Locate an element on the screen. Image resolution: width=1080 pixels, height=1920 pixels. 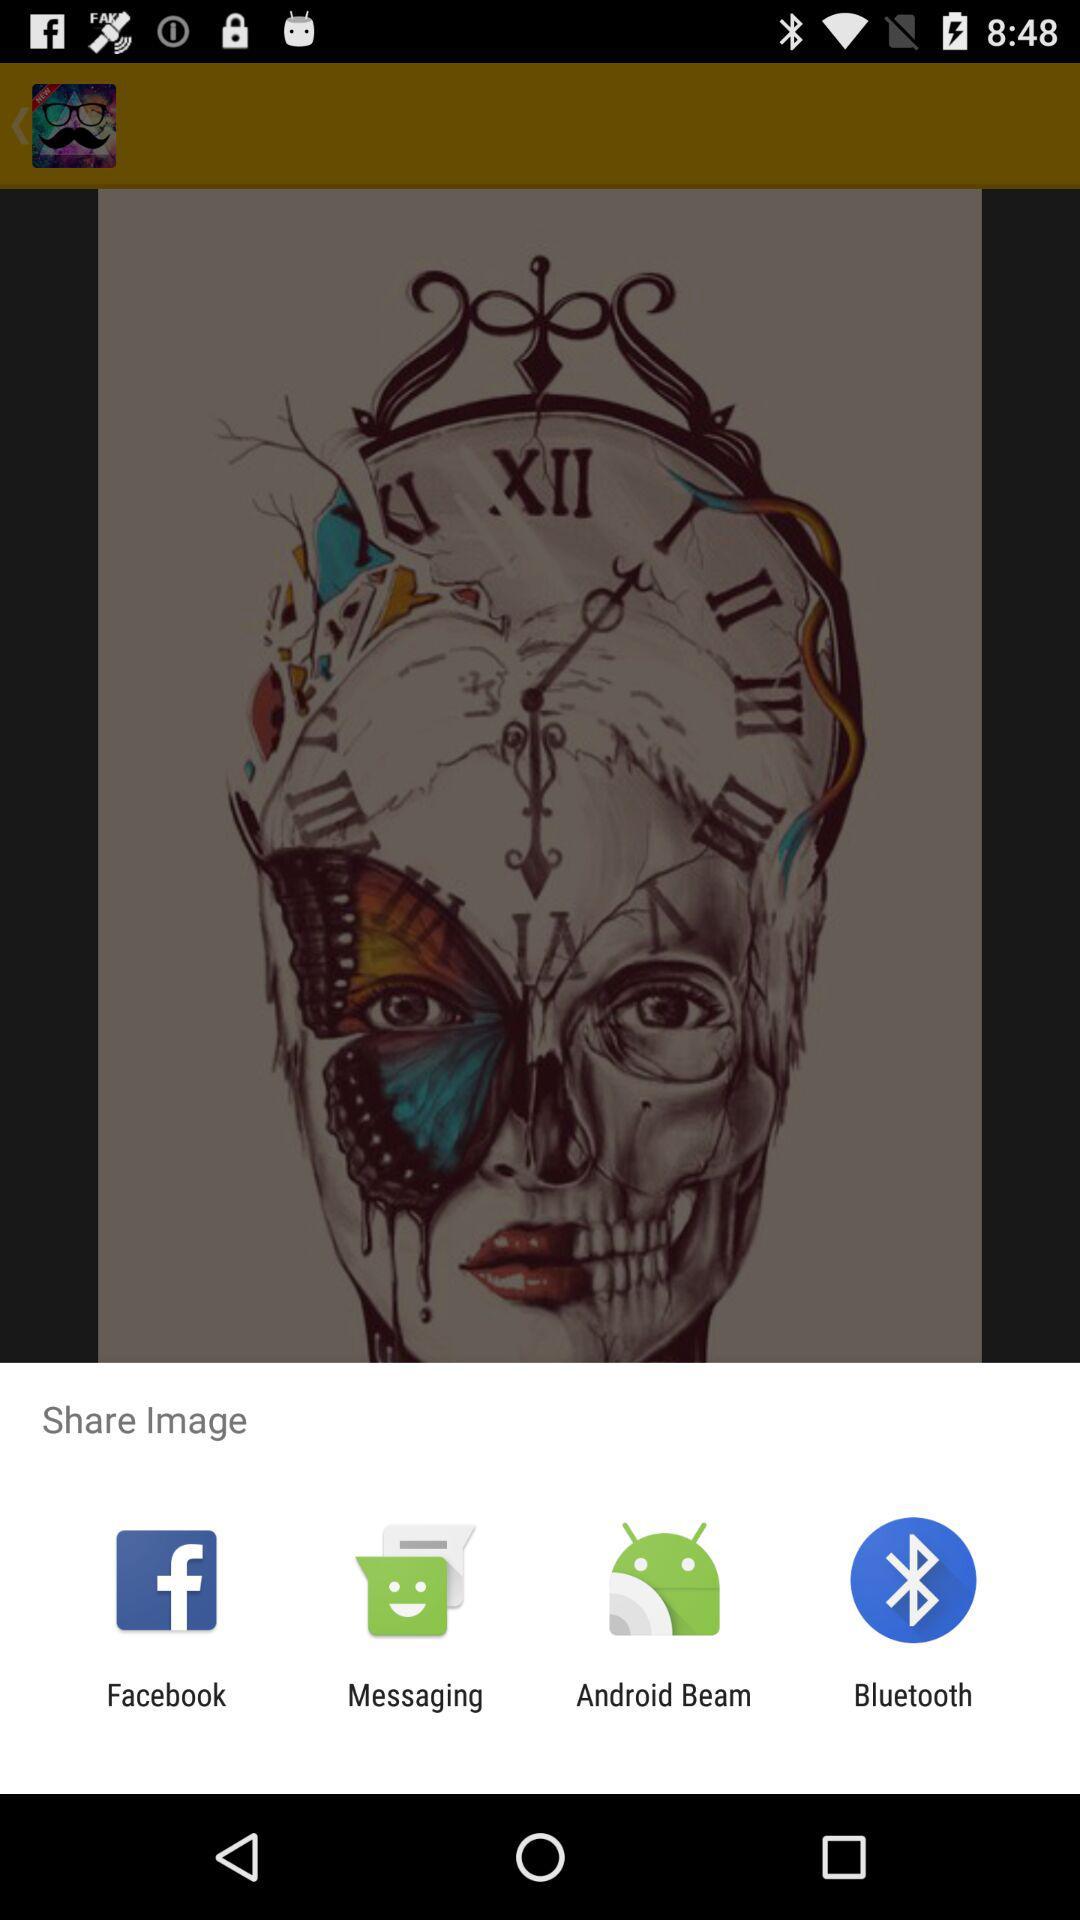
the item next to the messaging icon is located at coordinates (165, 1711).